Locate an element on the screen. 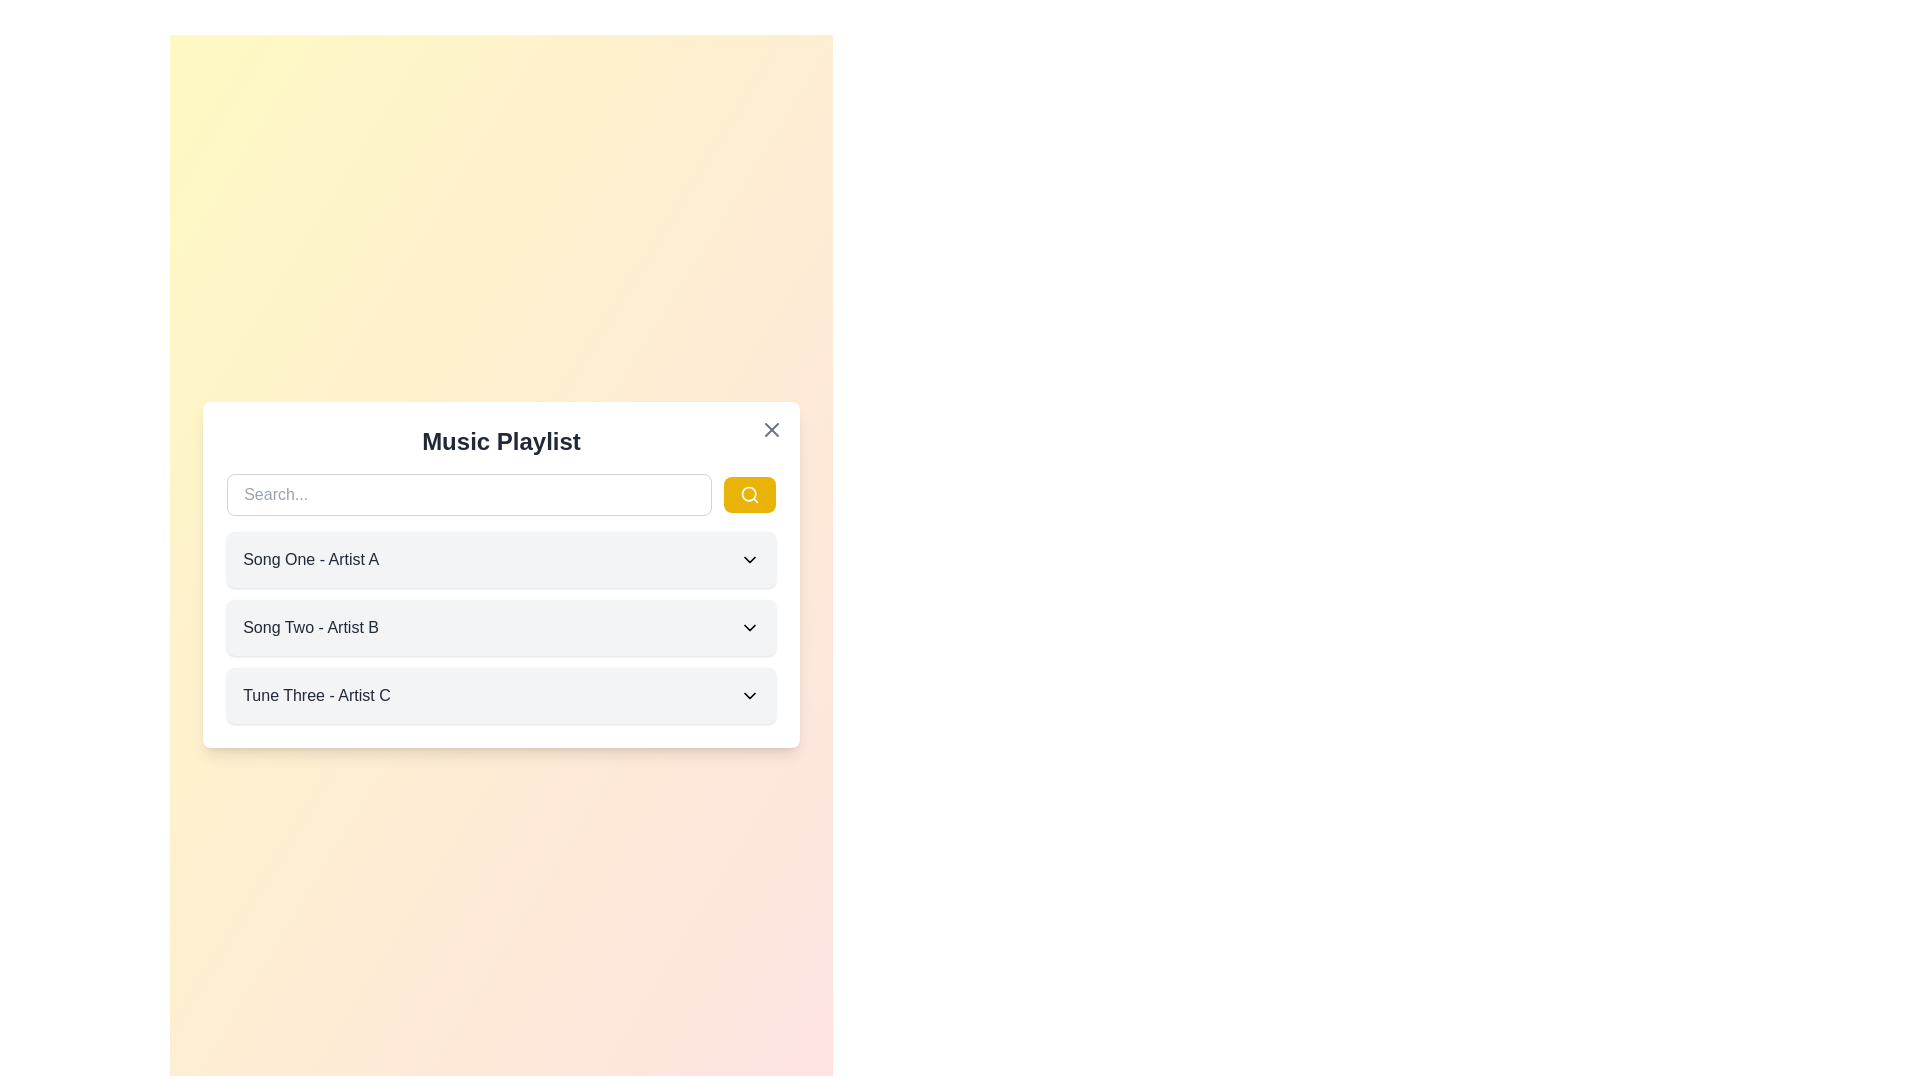 Image resolution: width=1920 pixels, height=1080 pixels. the interactive dropdown of the List entry labeled 'Song Two - Artist B' is located at coordinates (501, 627).